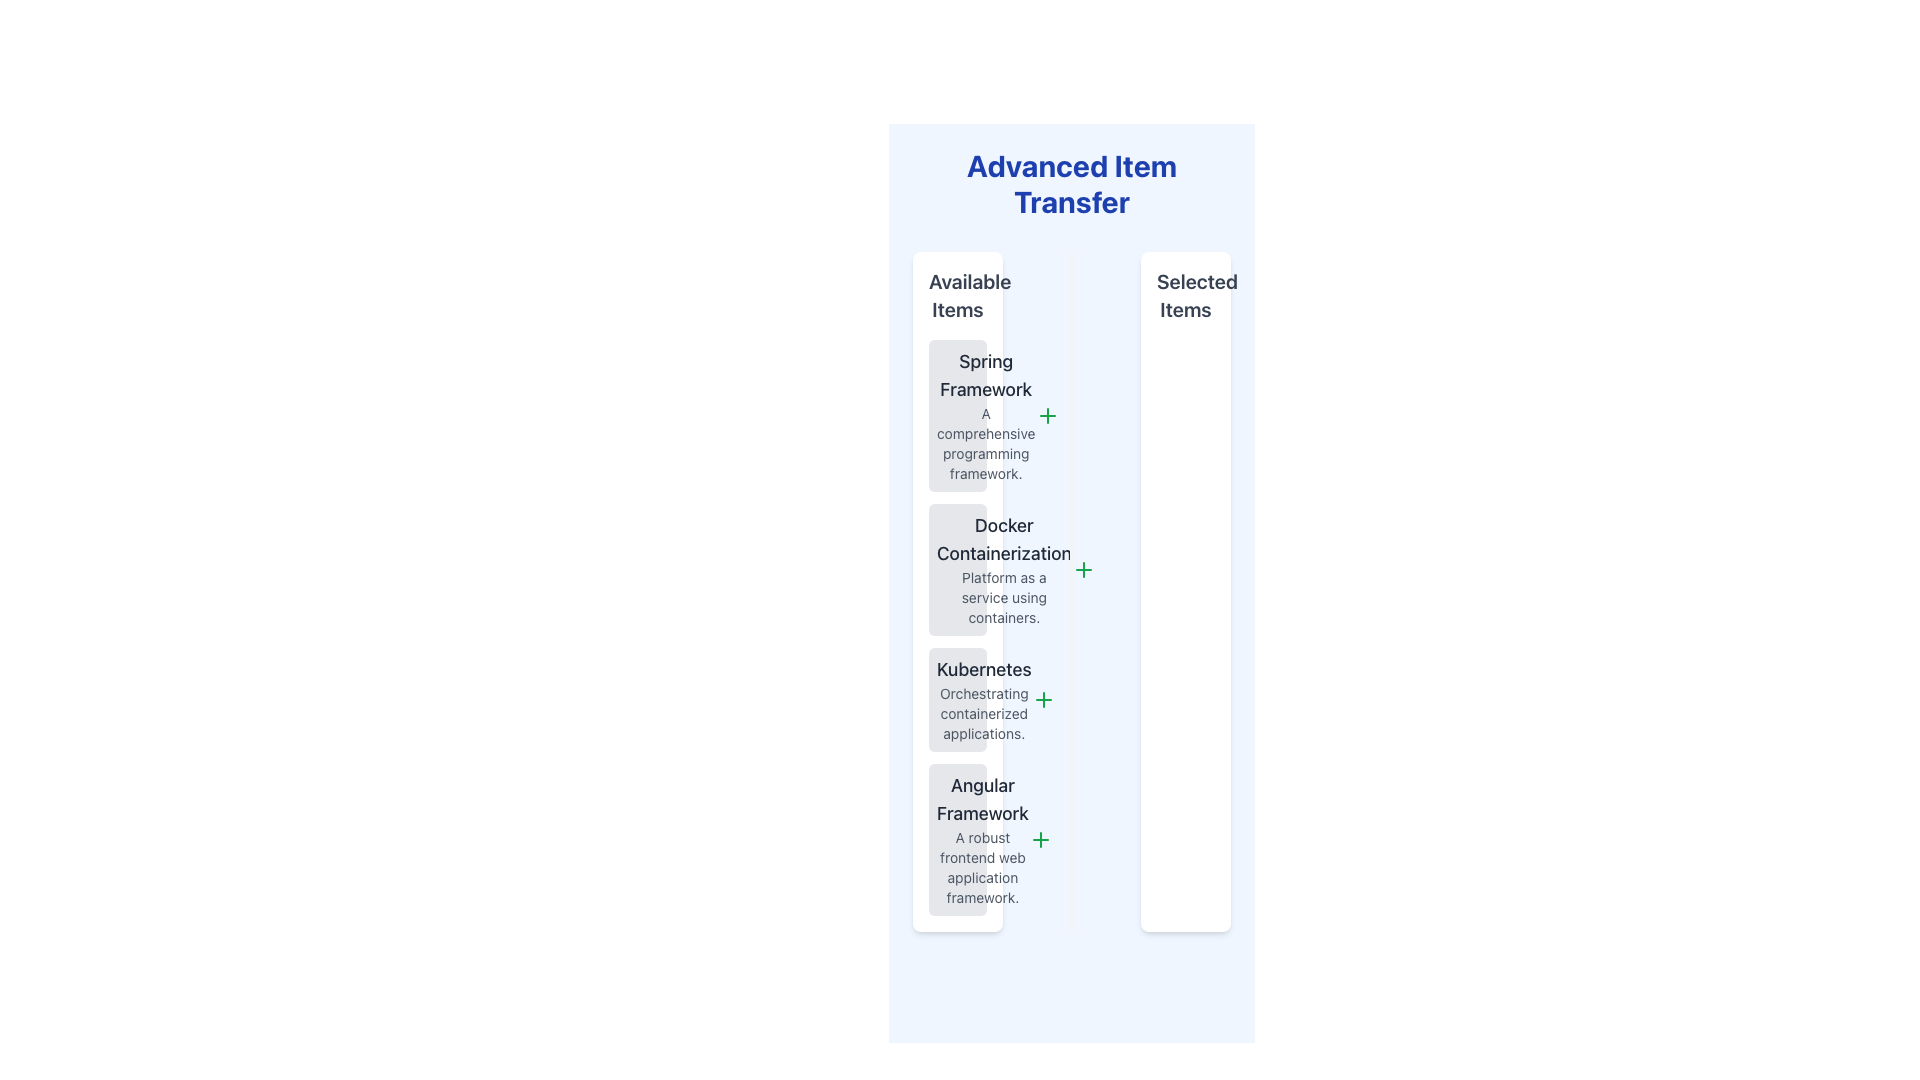 This screenshot has width=1920, height=1080. I want to click on the 'Kubernetes' item in the selection list located in the 'Available Items' section of the 'Advanced Item Transfer' interface, so click(984, 698).